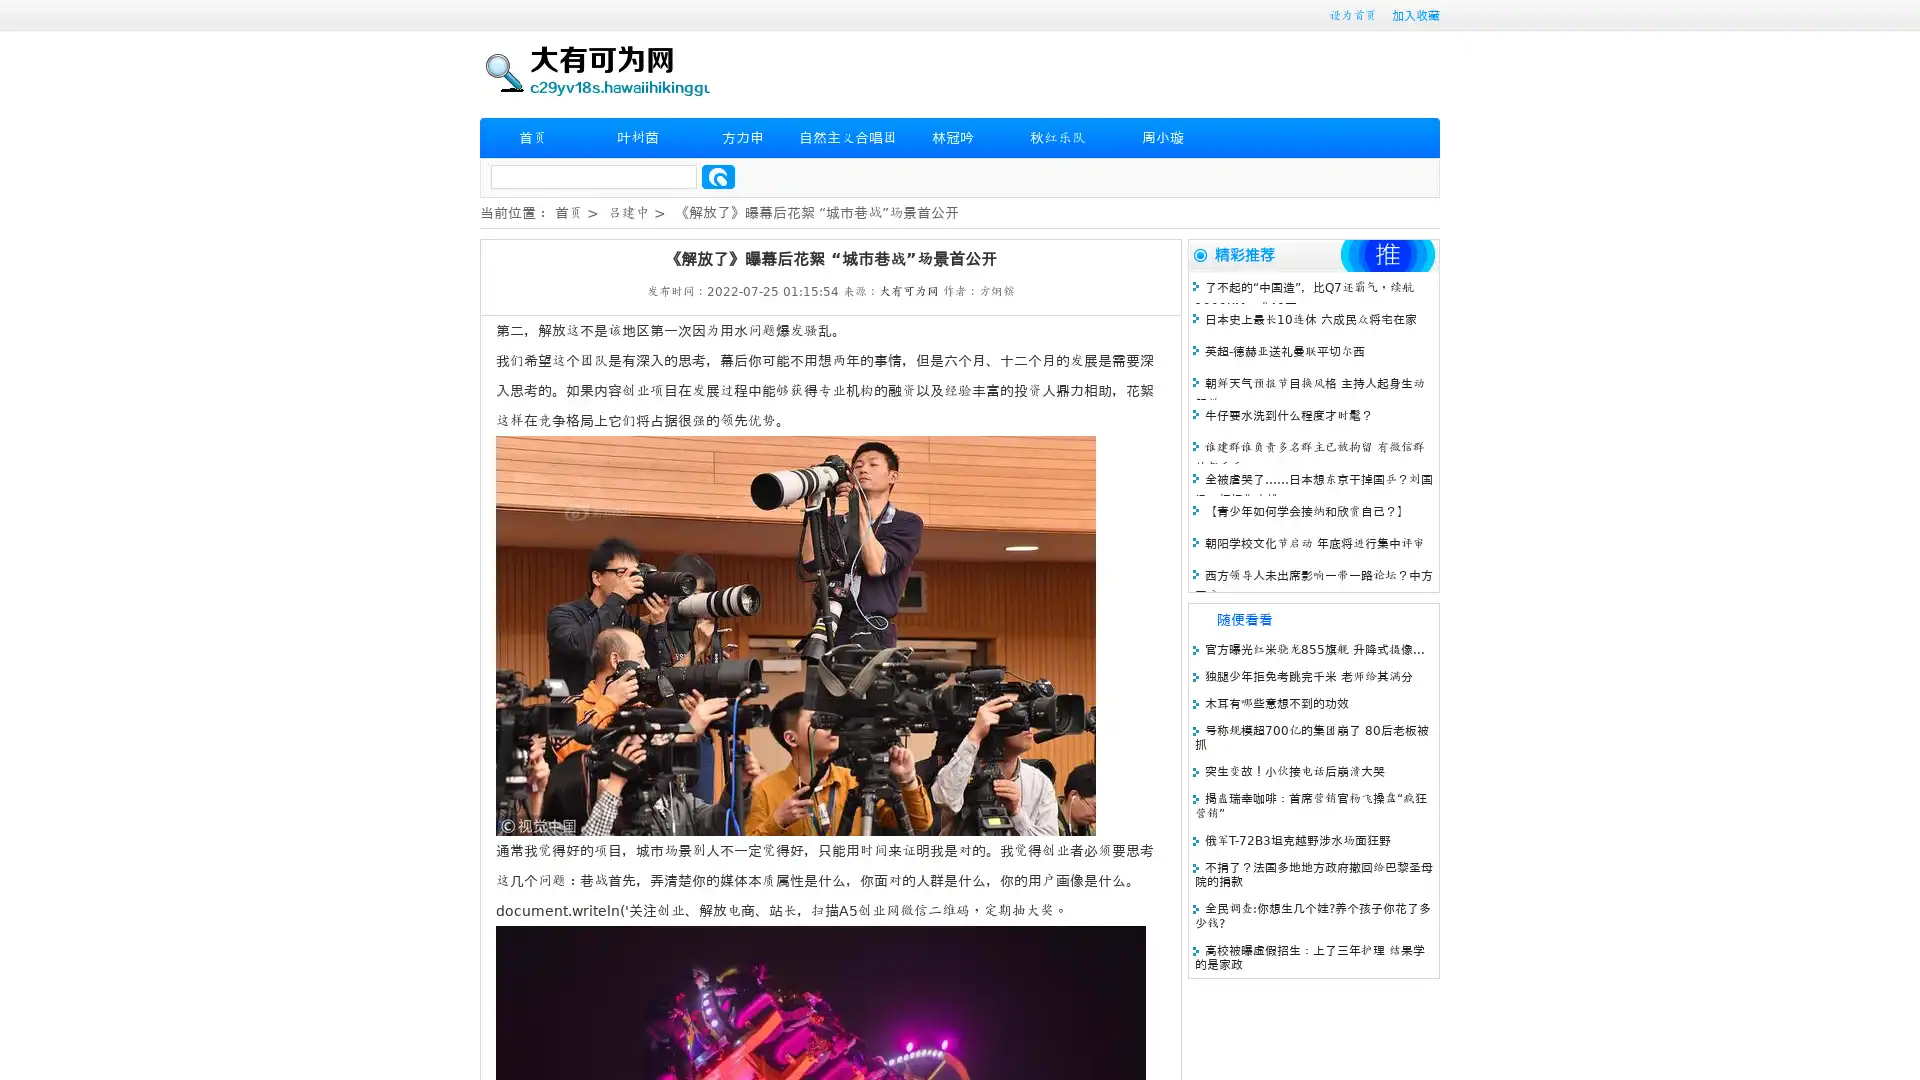 The image size is (1920, 1080). I want to click on Search, so click(718, 176).